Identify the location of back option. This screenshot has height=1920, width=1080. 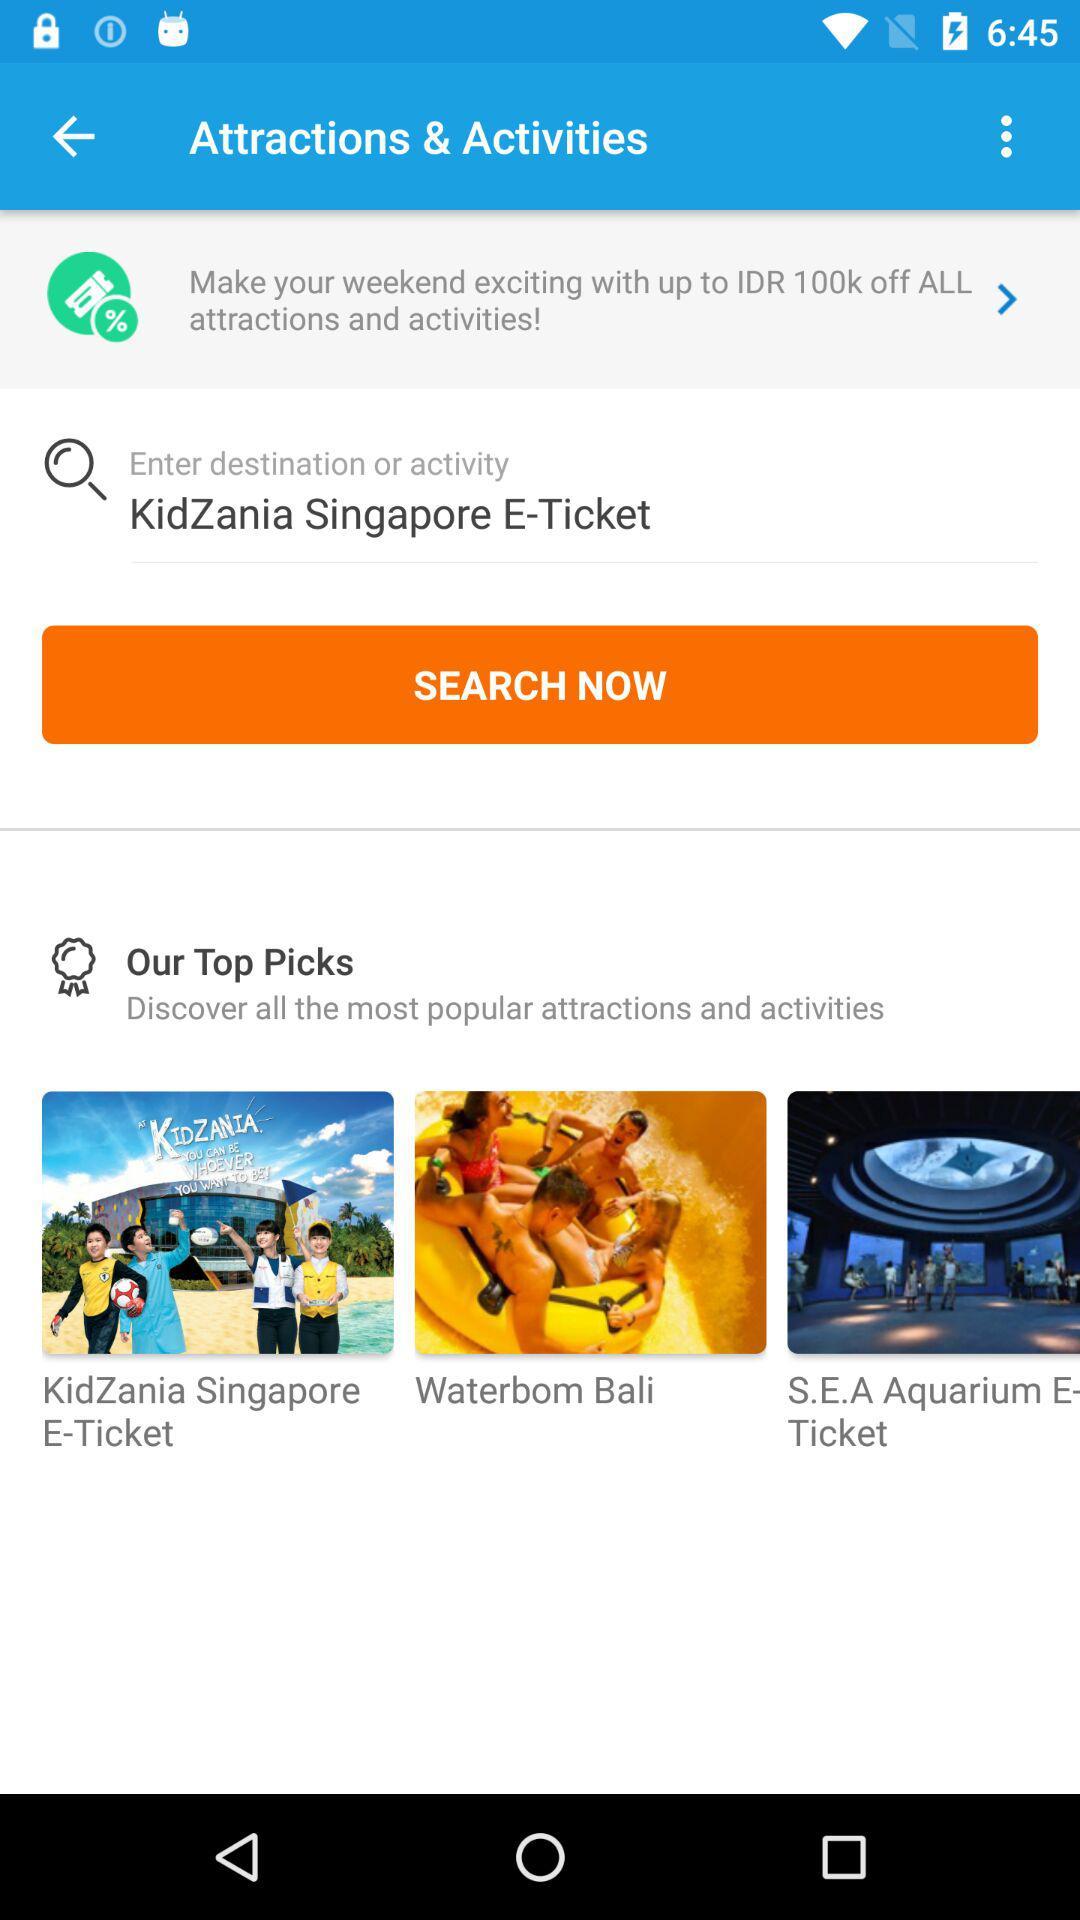
(72, 135).